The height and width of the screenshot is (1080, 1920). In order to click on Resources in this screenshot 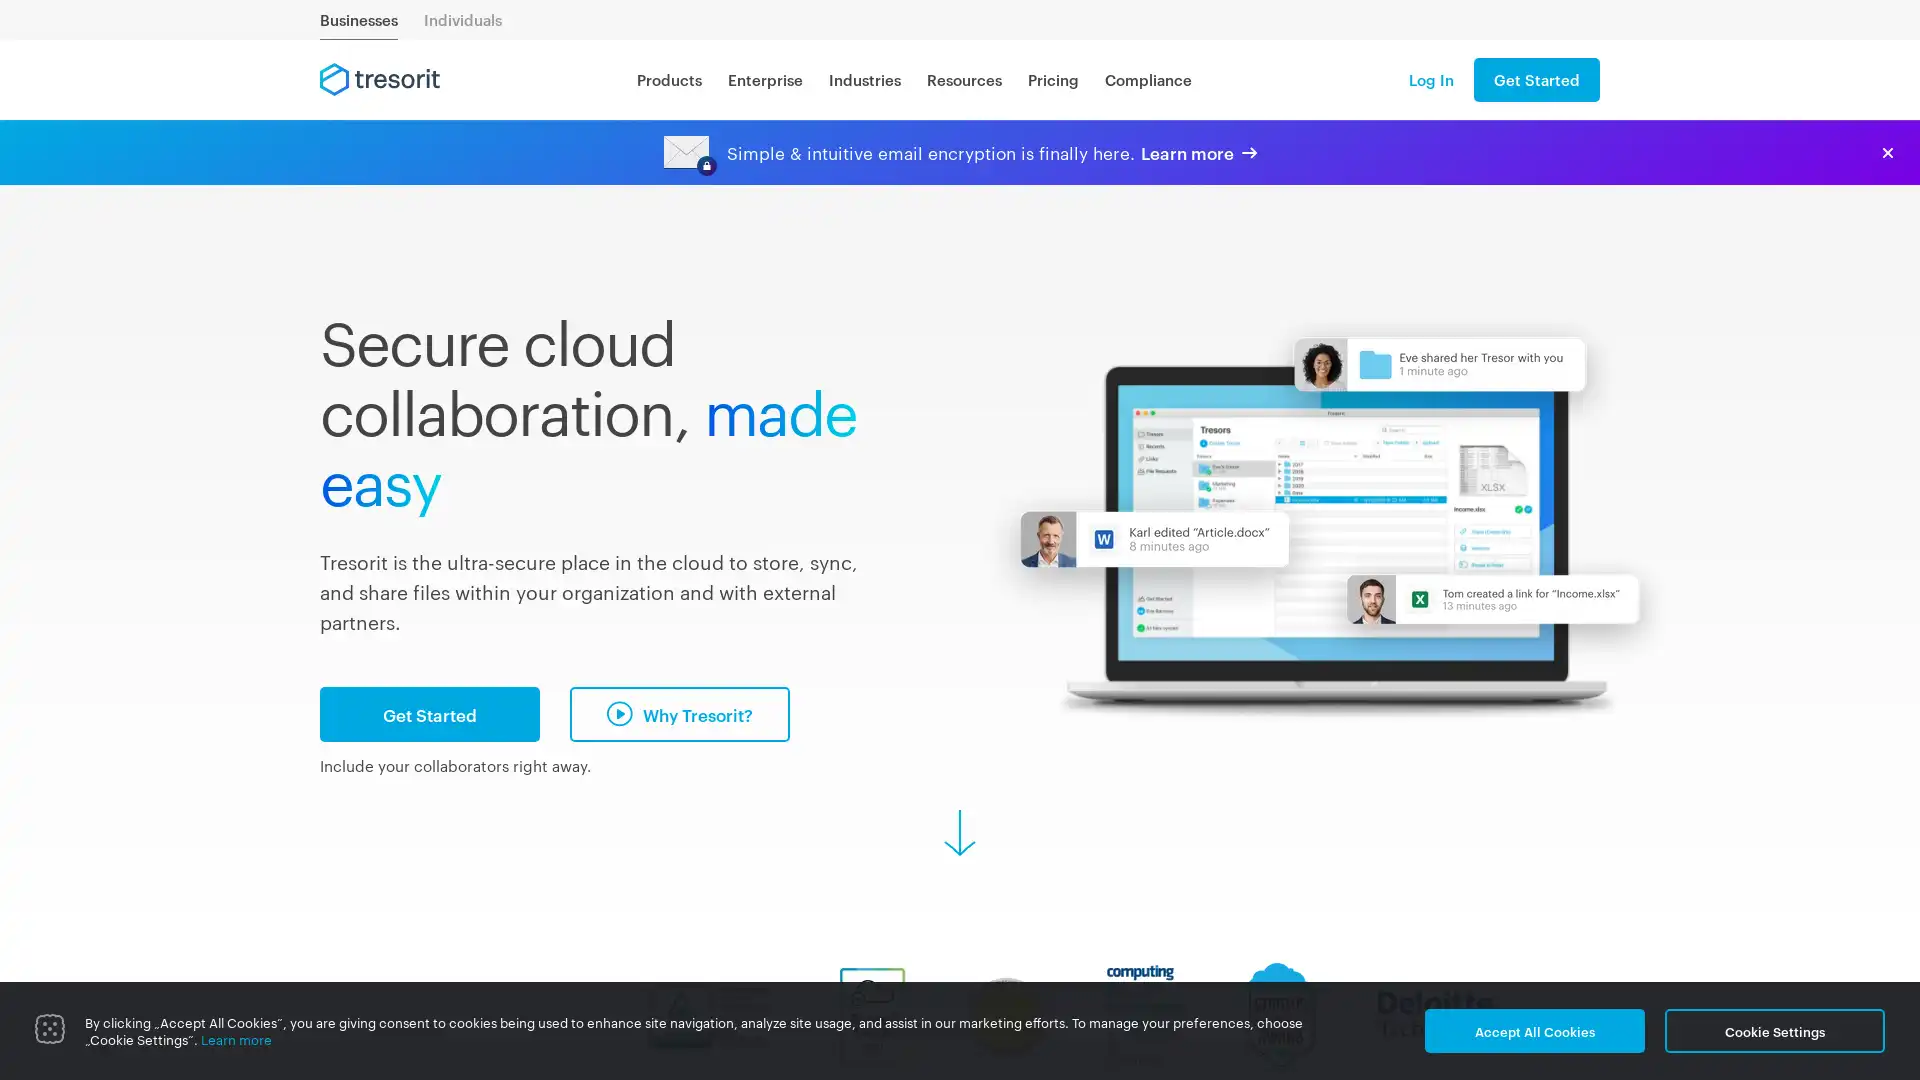, I will do `click(964, 79)`.